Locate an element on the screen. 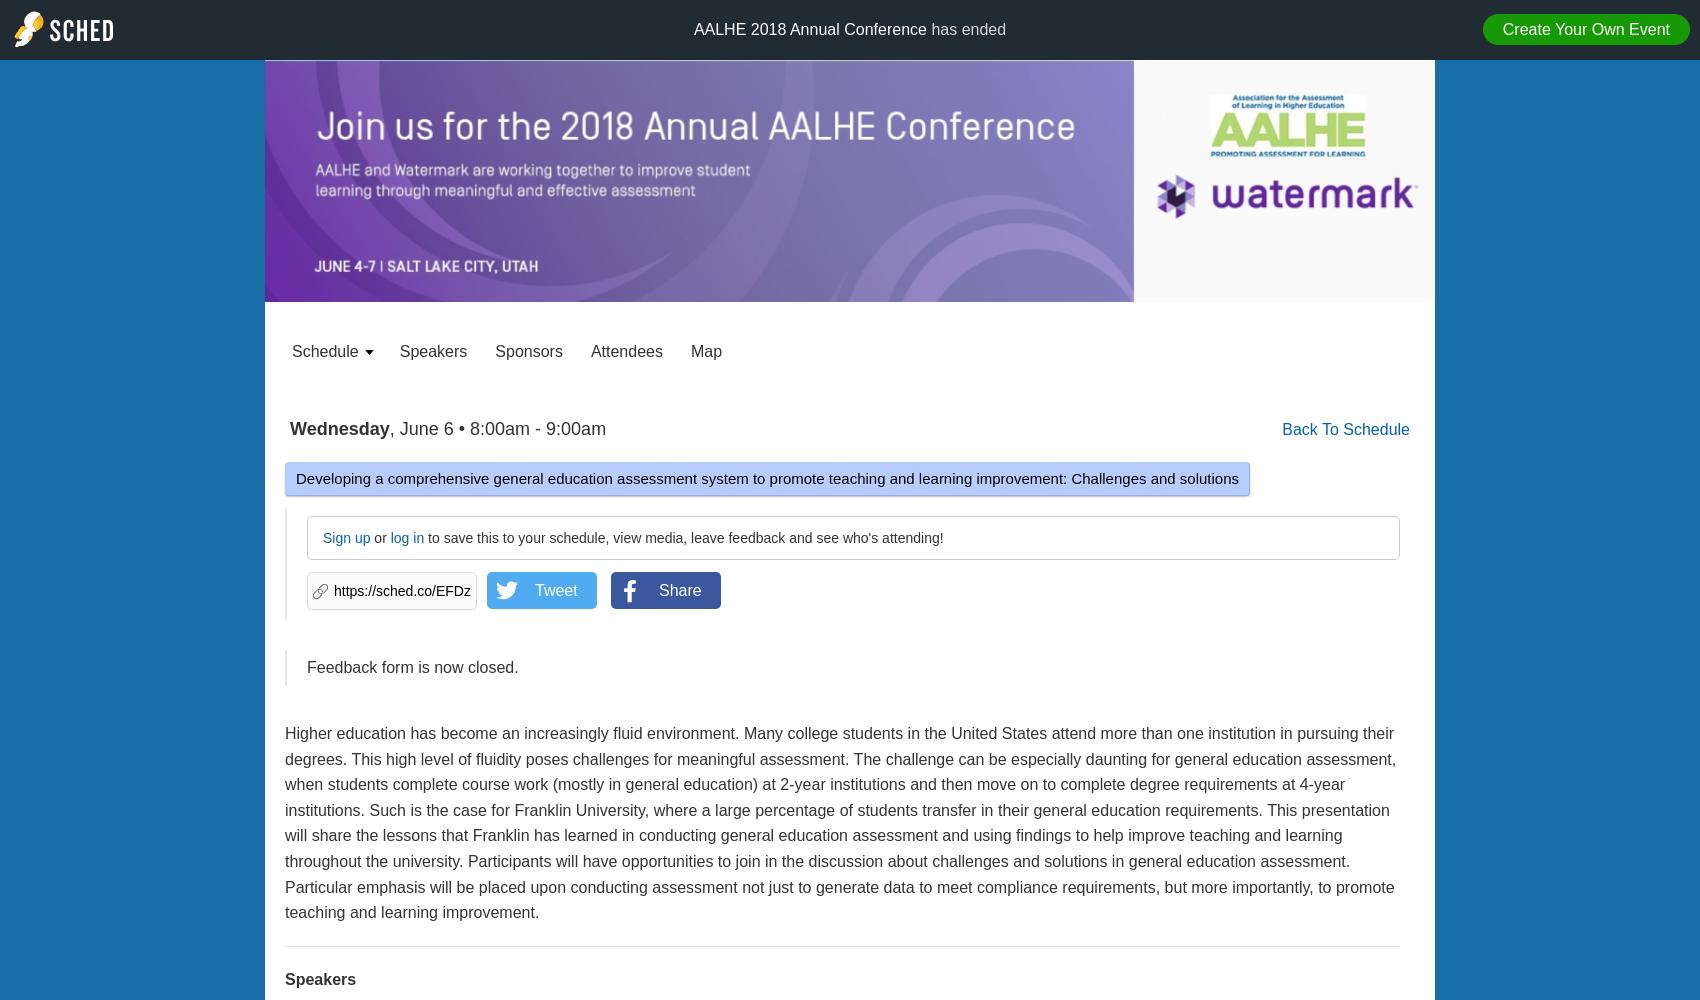  ', June  6 •
       8:00am -  9:00am' is located at coordinates (387, 429).